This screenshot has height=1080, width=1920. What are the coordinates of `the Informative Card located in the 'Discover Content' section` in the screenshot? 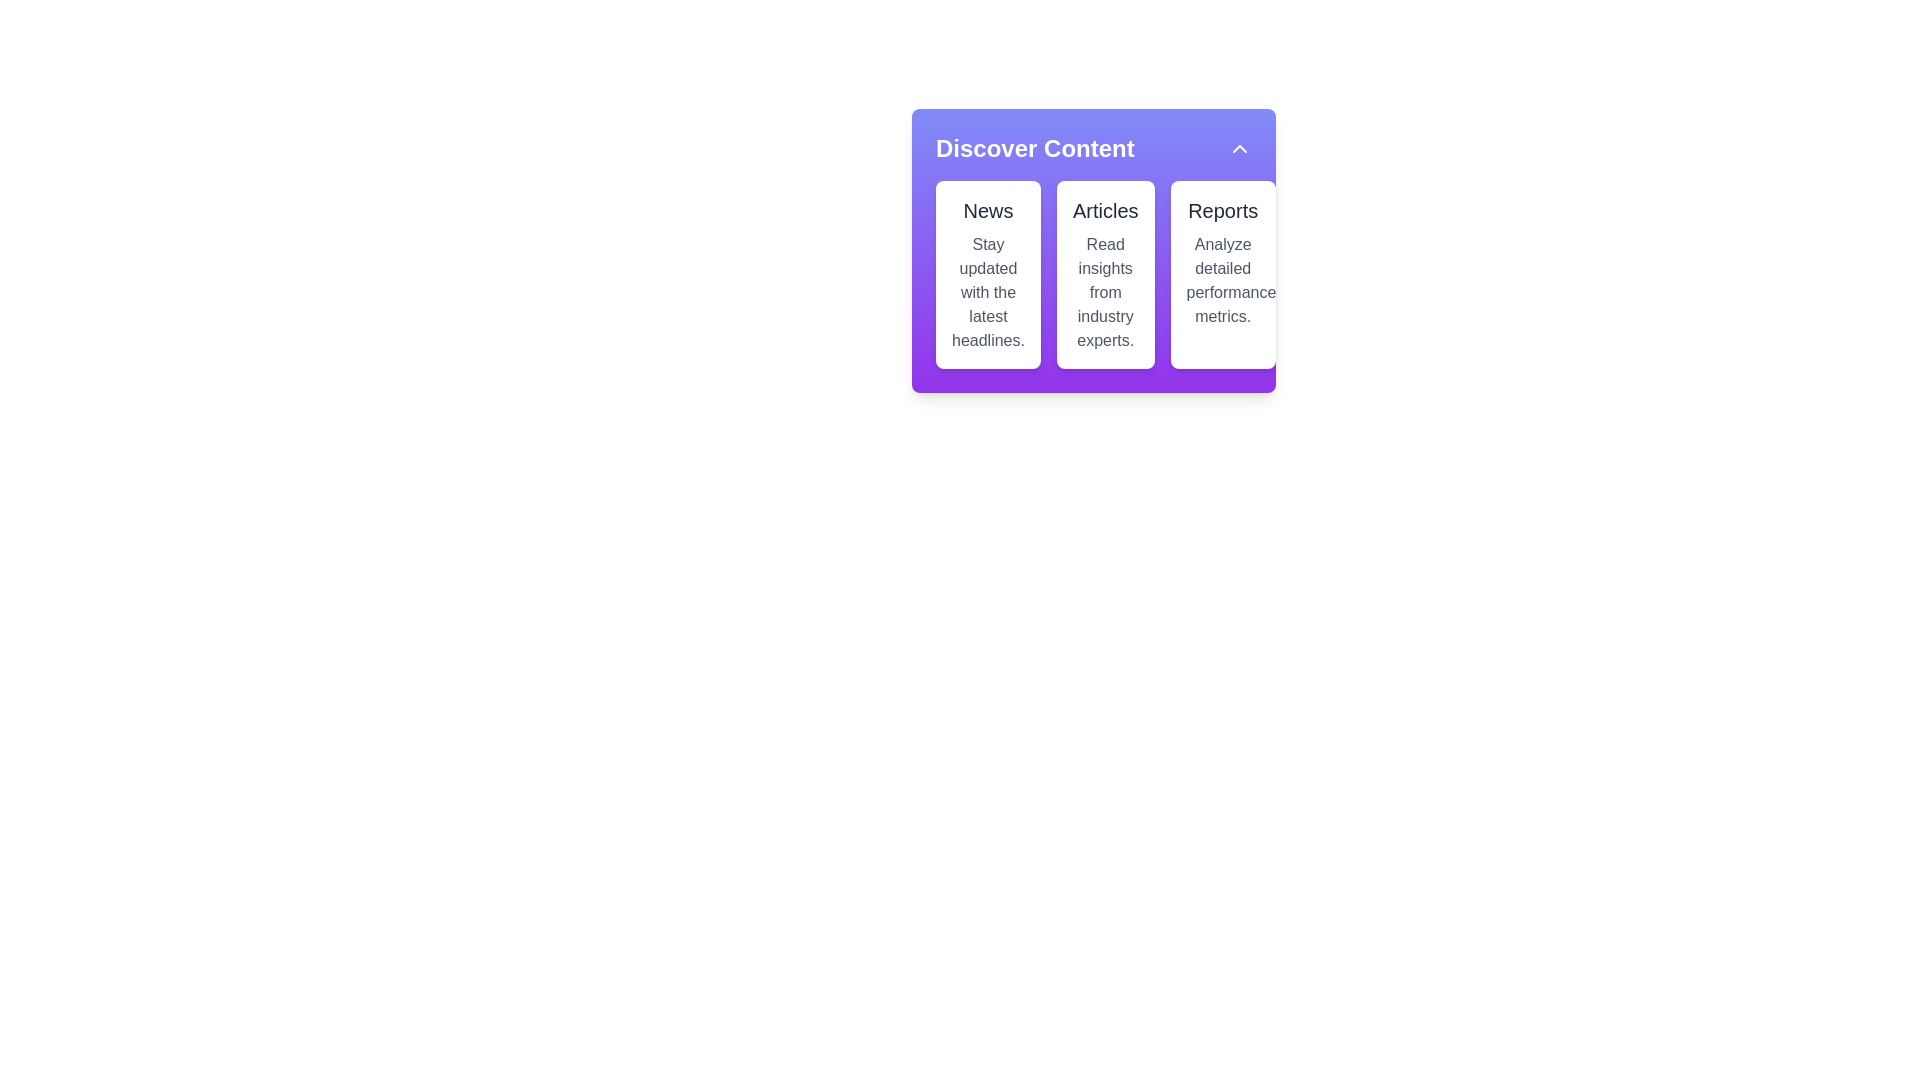 It's located at (988, 274).